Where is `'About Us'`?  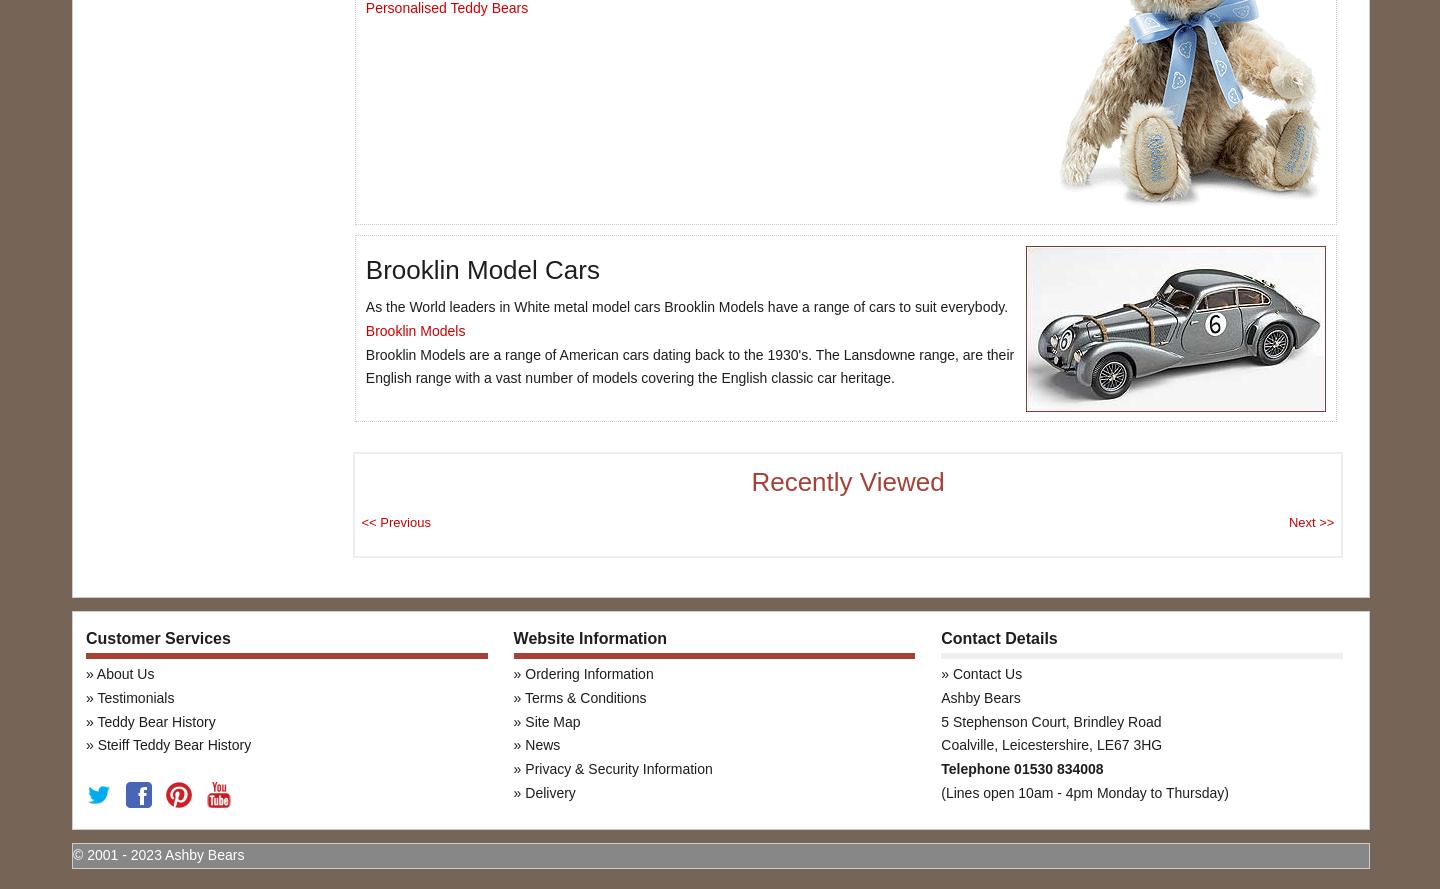 'About Us' is located at coordinates (123, 674).